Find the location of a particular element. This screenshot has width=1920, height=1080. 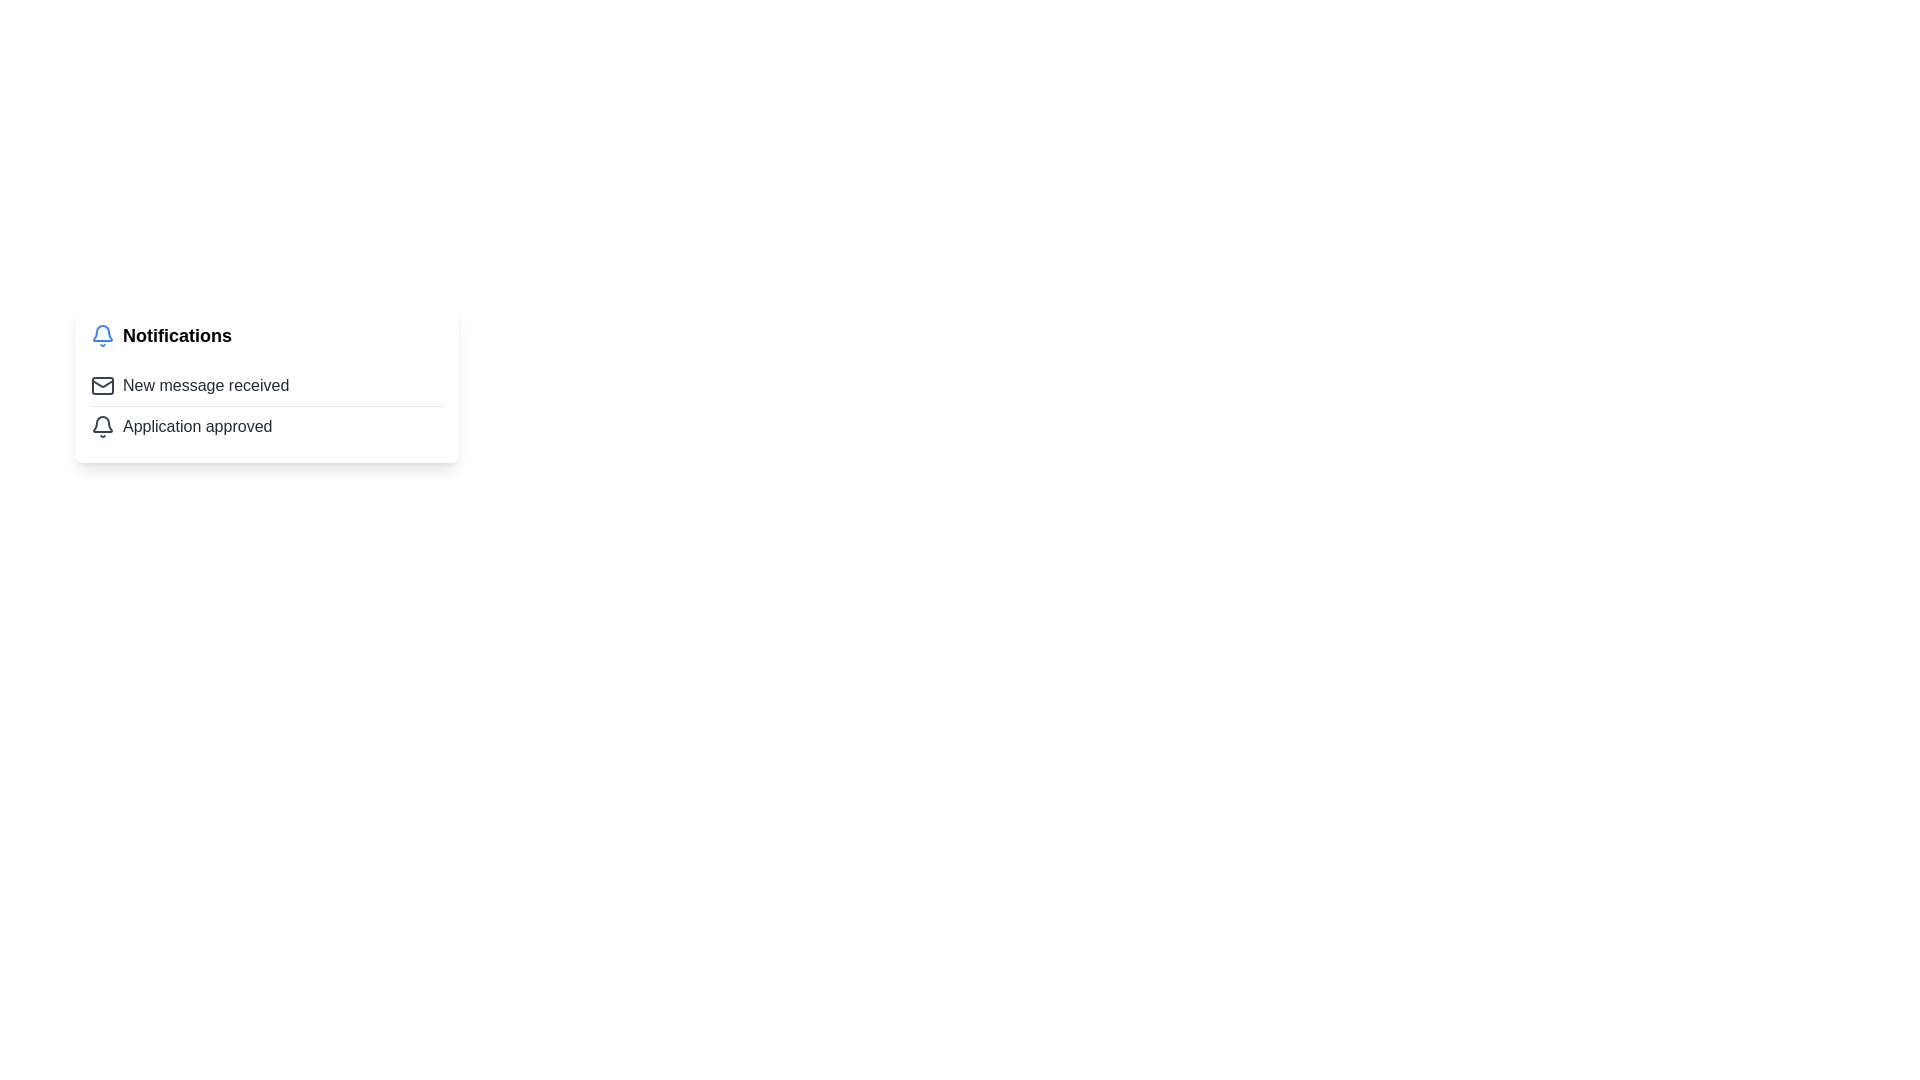

notification item that provides information about a new incoming message, which is the first item in the notification list is located at coordinates (266, 385).